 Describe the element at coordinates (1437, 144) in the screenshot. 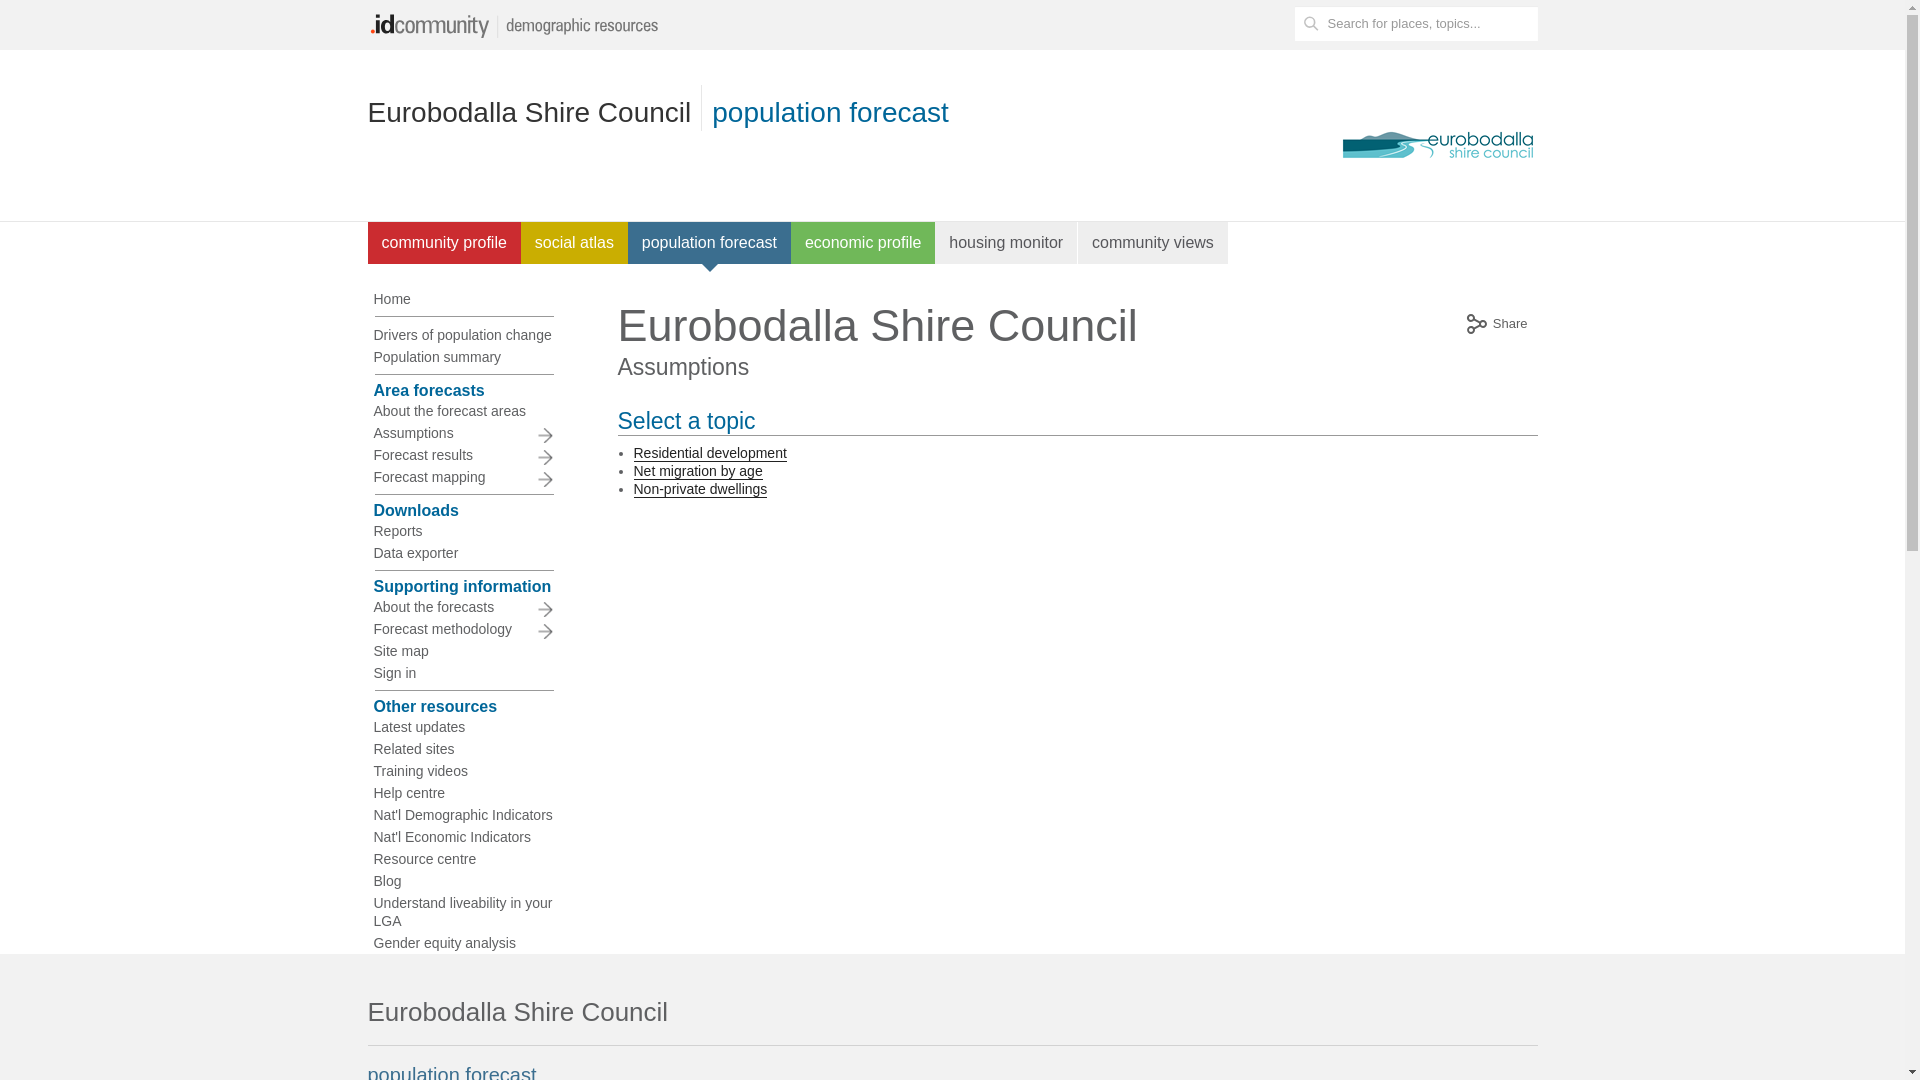

I see `'Eurobodalla Shire Council website'` at that location.